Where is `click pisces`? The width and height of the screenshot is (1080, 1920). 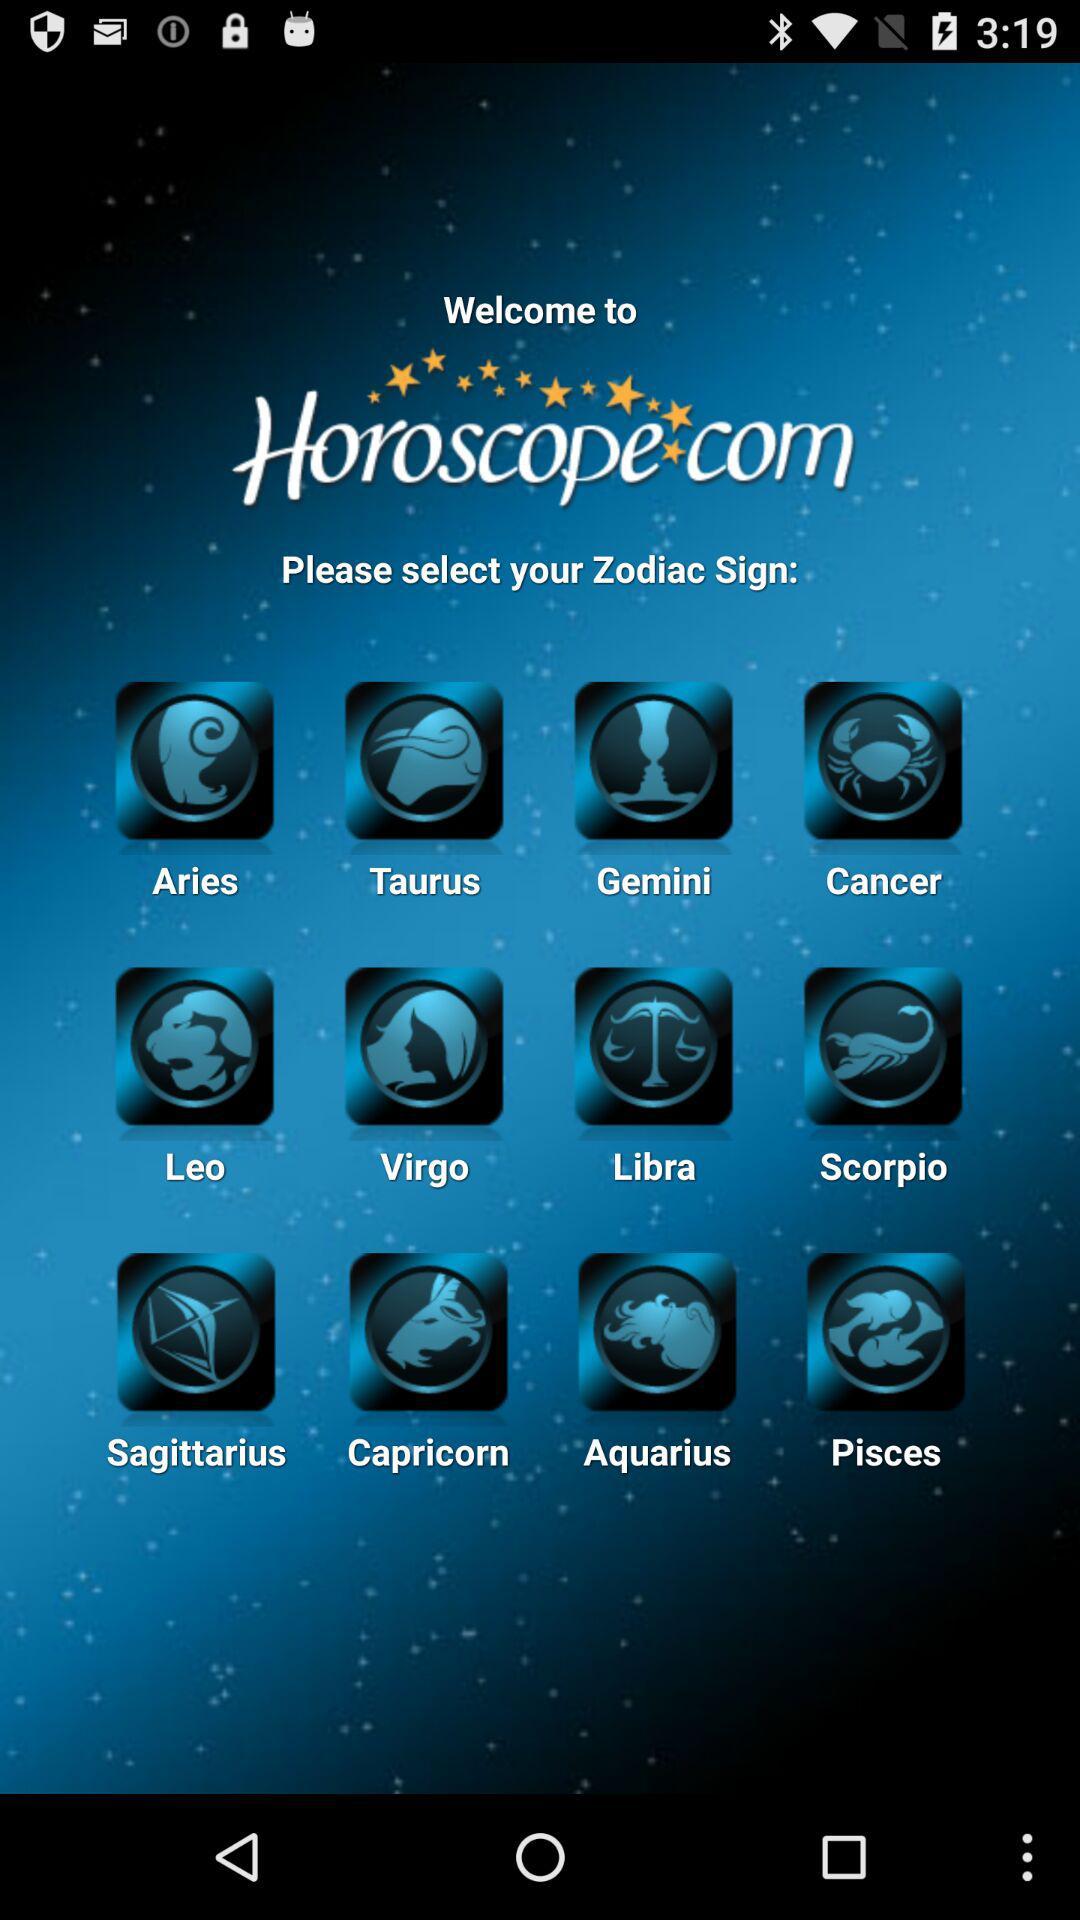
click pisces is located at coordinates (885, 1329).